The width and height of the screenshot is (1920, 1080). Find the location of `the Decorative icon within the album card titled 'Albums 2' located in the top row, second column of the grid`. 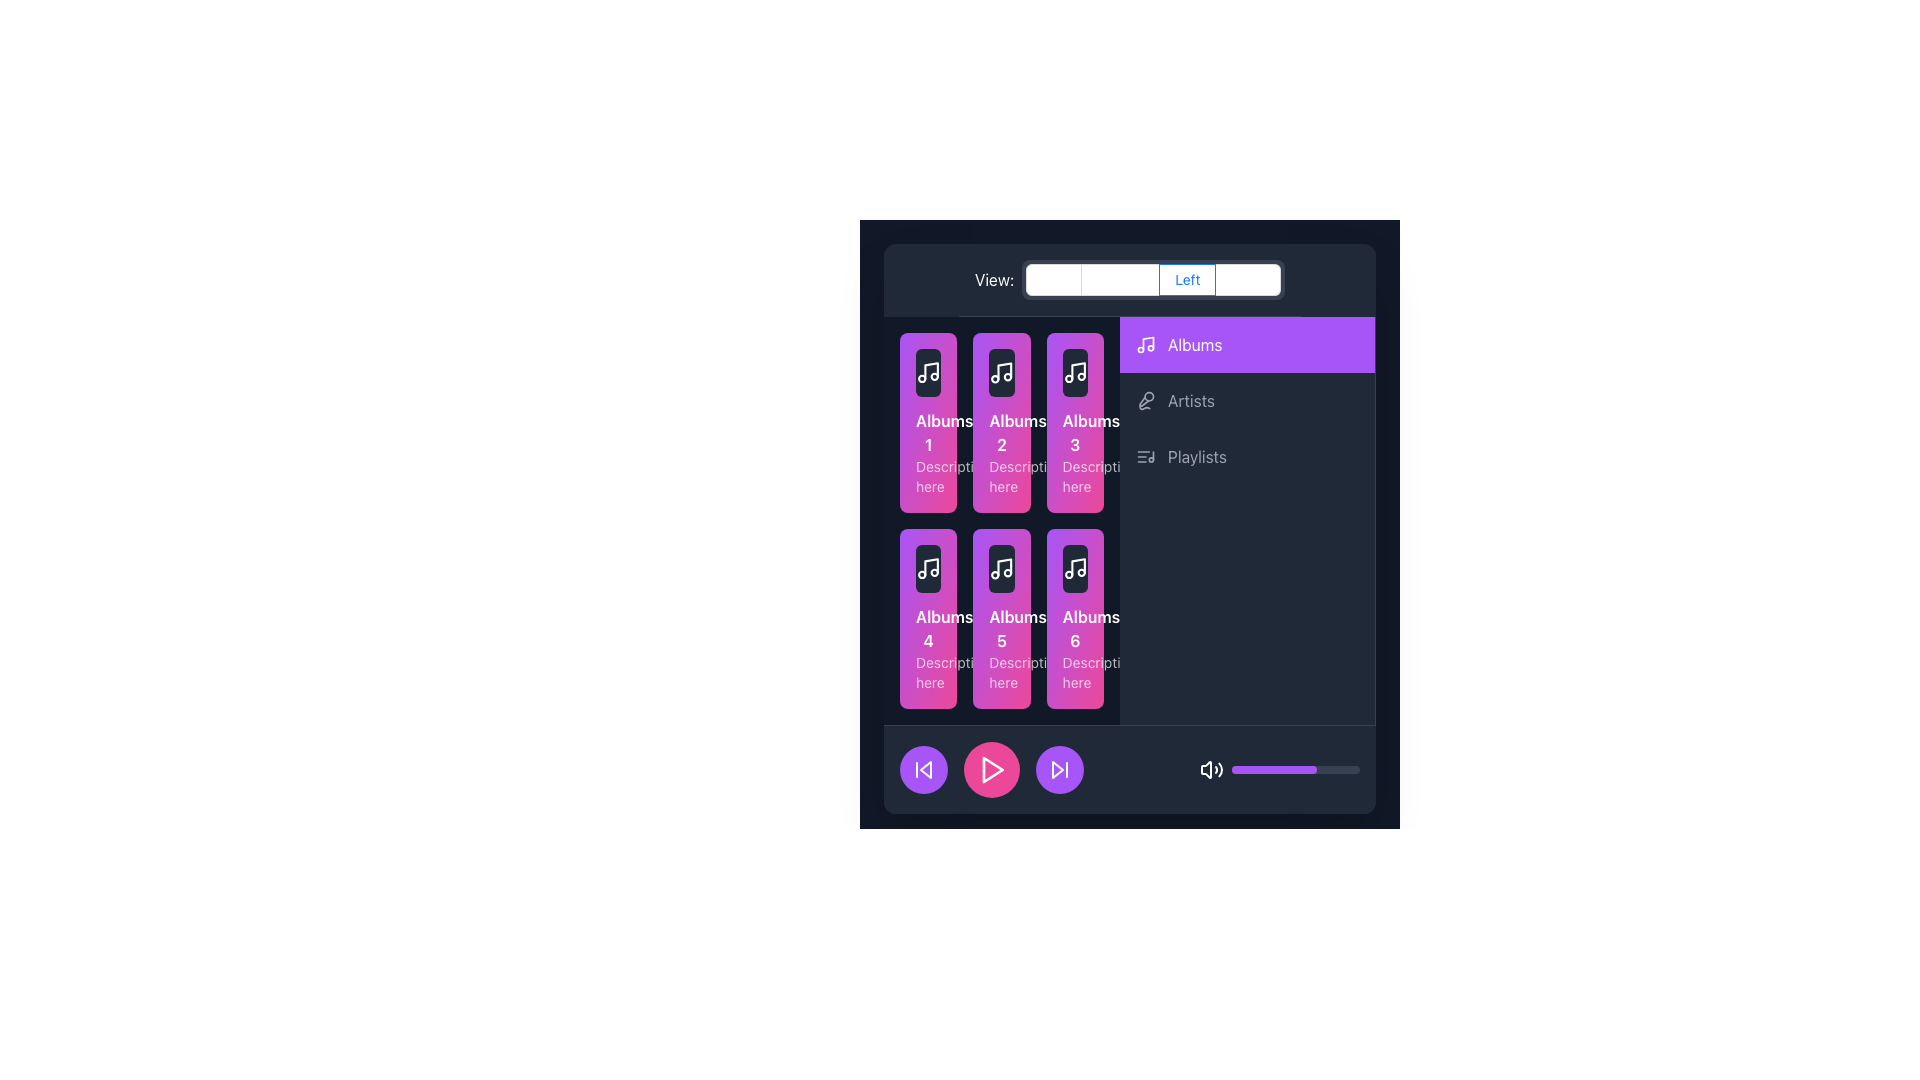

the Decorative icon within the album card titled 'Albums 2' located in the top row, second column of the grid is located at coordinates (1002, 373).